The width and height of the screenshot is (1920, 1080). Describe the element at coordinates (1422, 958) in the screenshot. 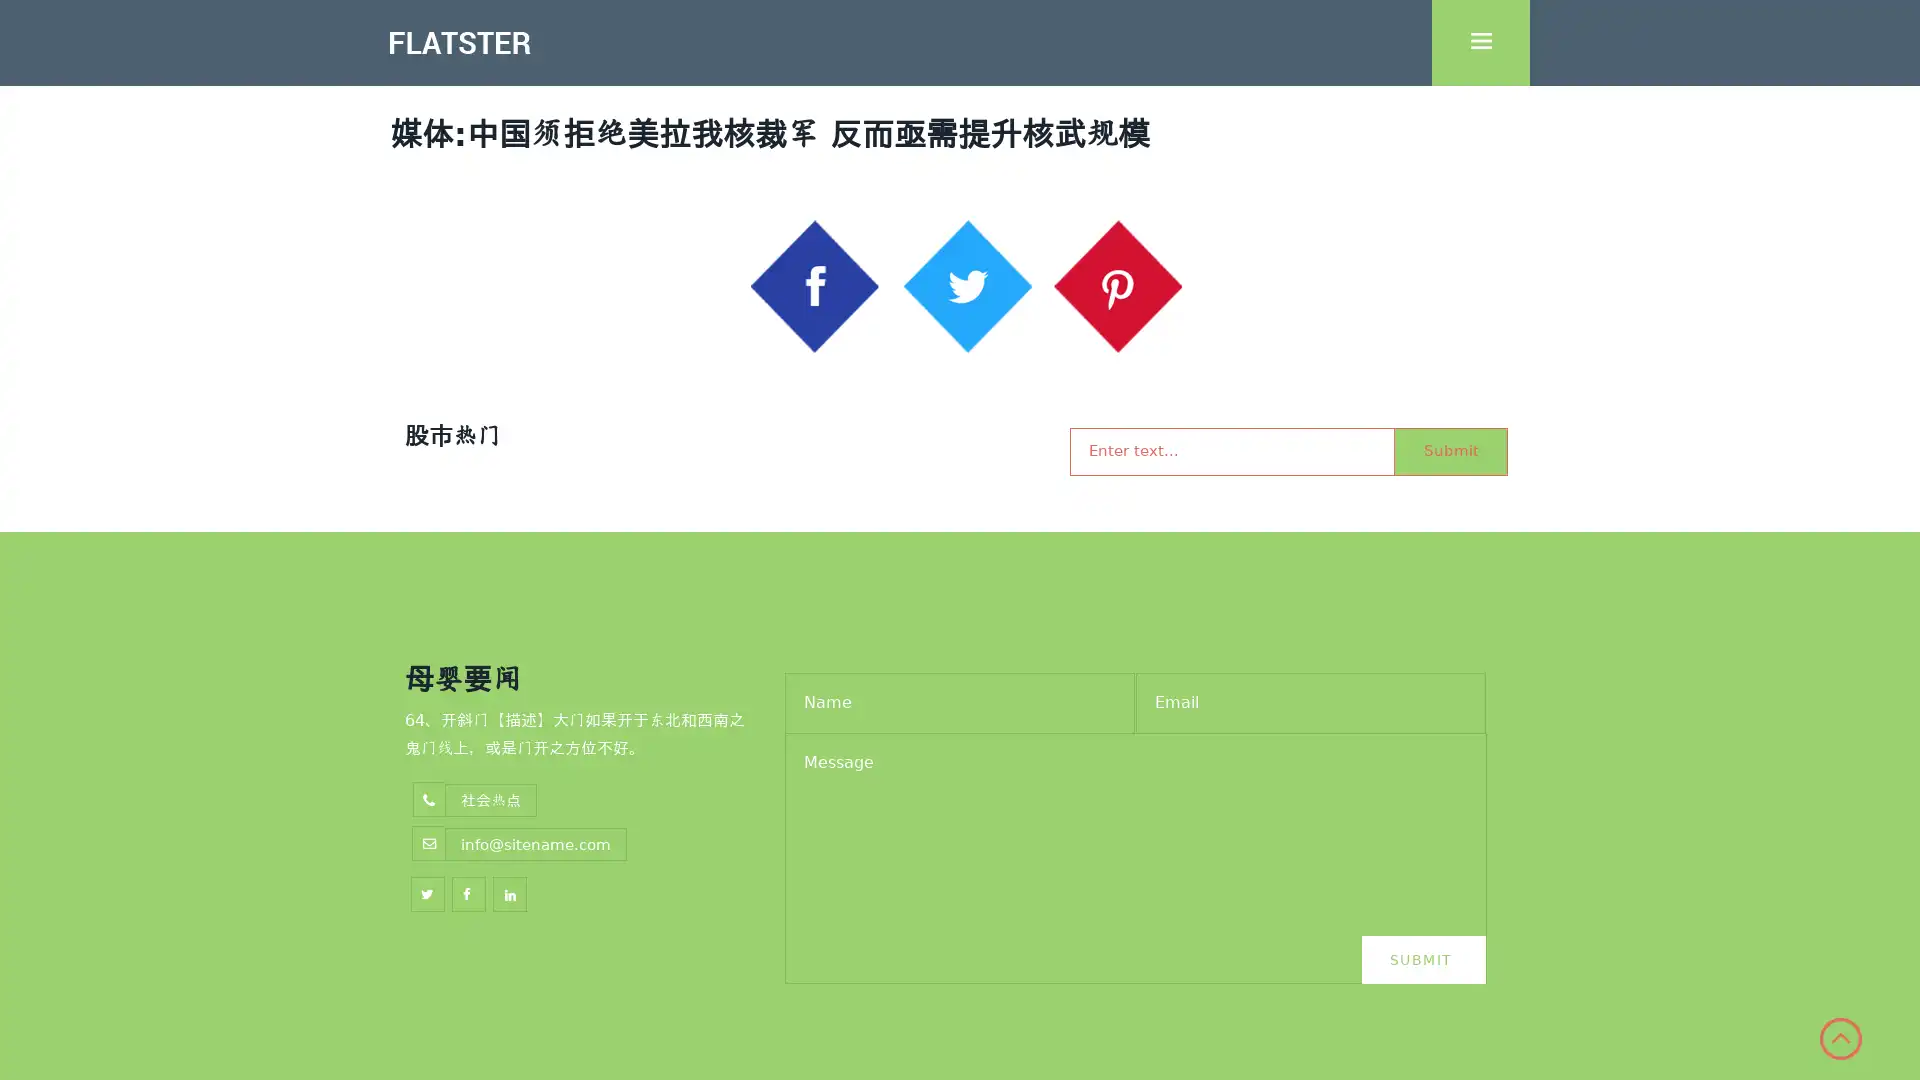

I see `Submit` at that location.